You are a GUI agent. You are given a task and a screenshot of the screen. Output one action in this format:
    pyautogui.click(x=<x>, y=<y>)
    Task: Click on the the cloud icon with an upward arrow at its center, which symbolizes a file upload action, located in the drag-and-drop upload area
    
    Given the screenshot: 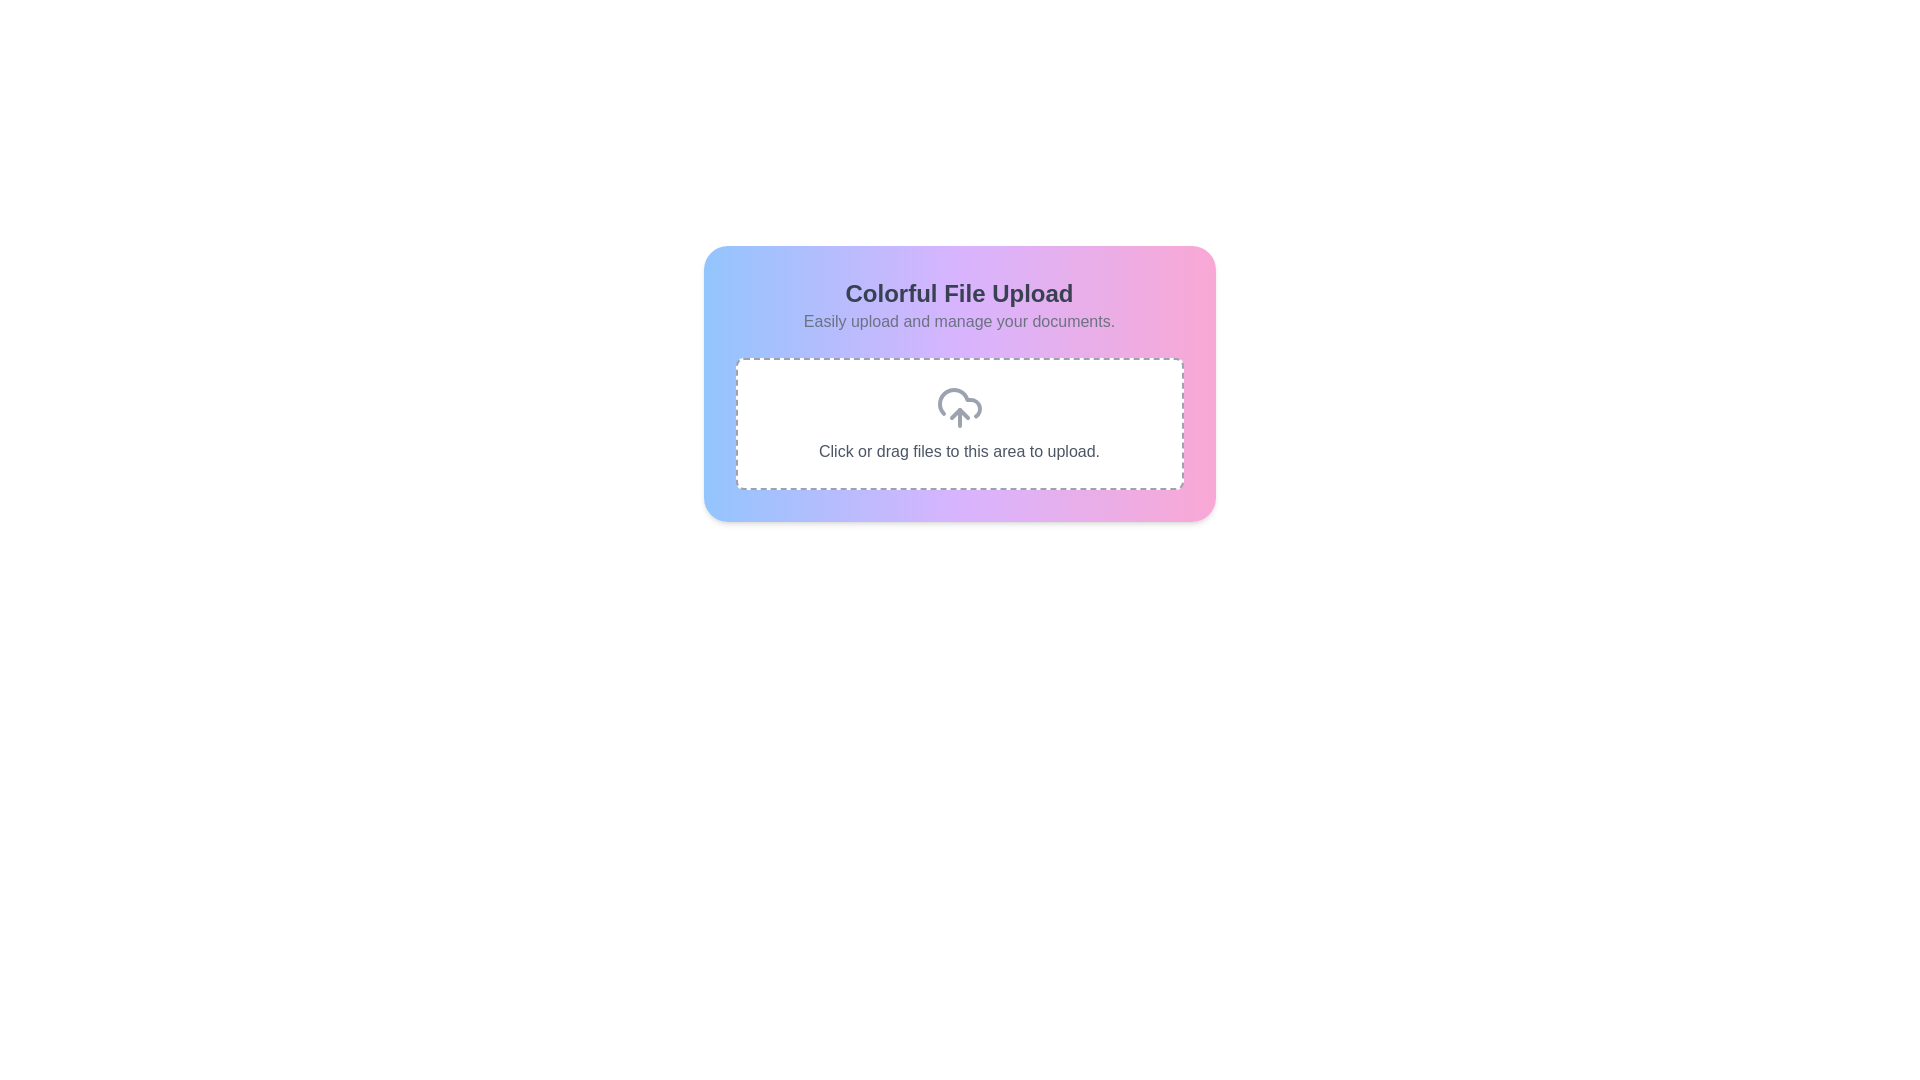 What is the action you would take?
    pyautogui.click(x=958, y=407)
    